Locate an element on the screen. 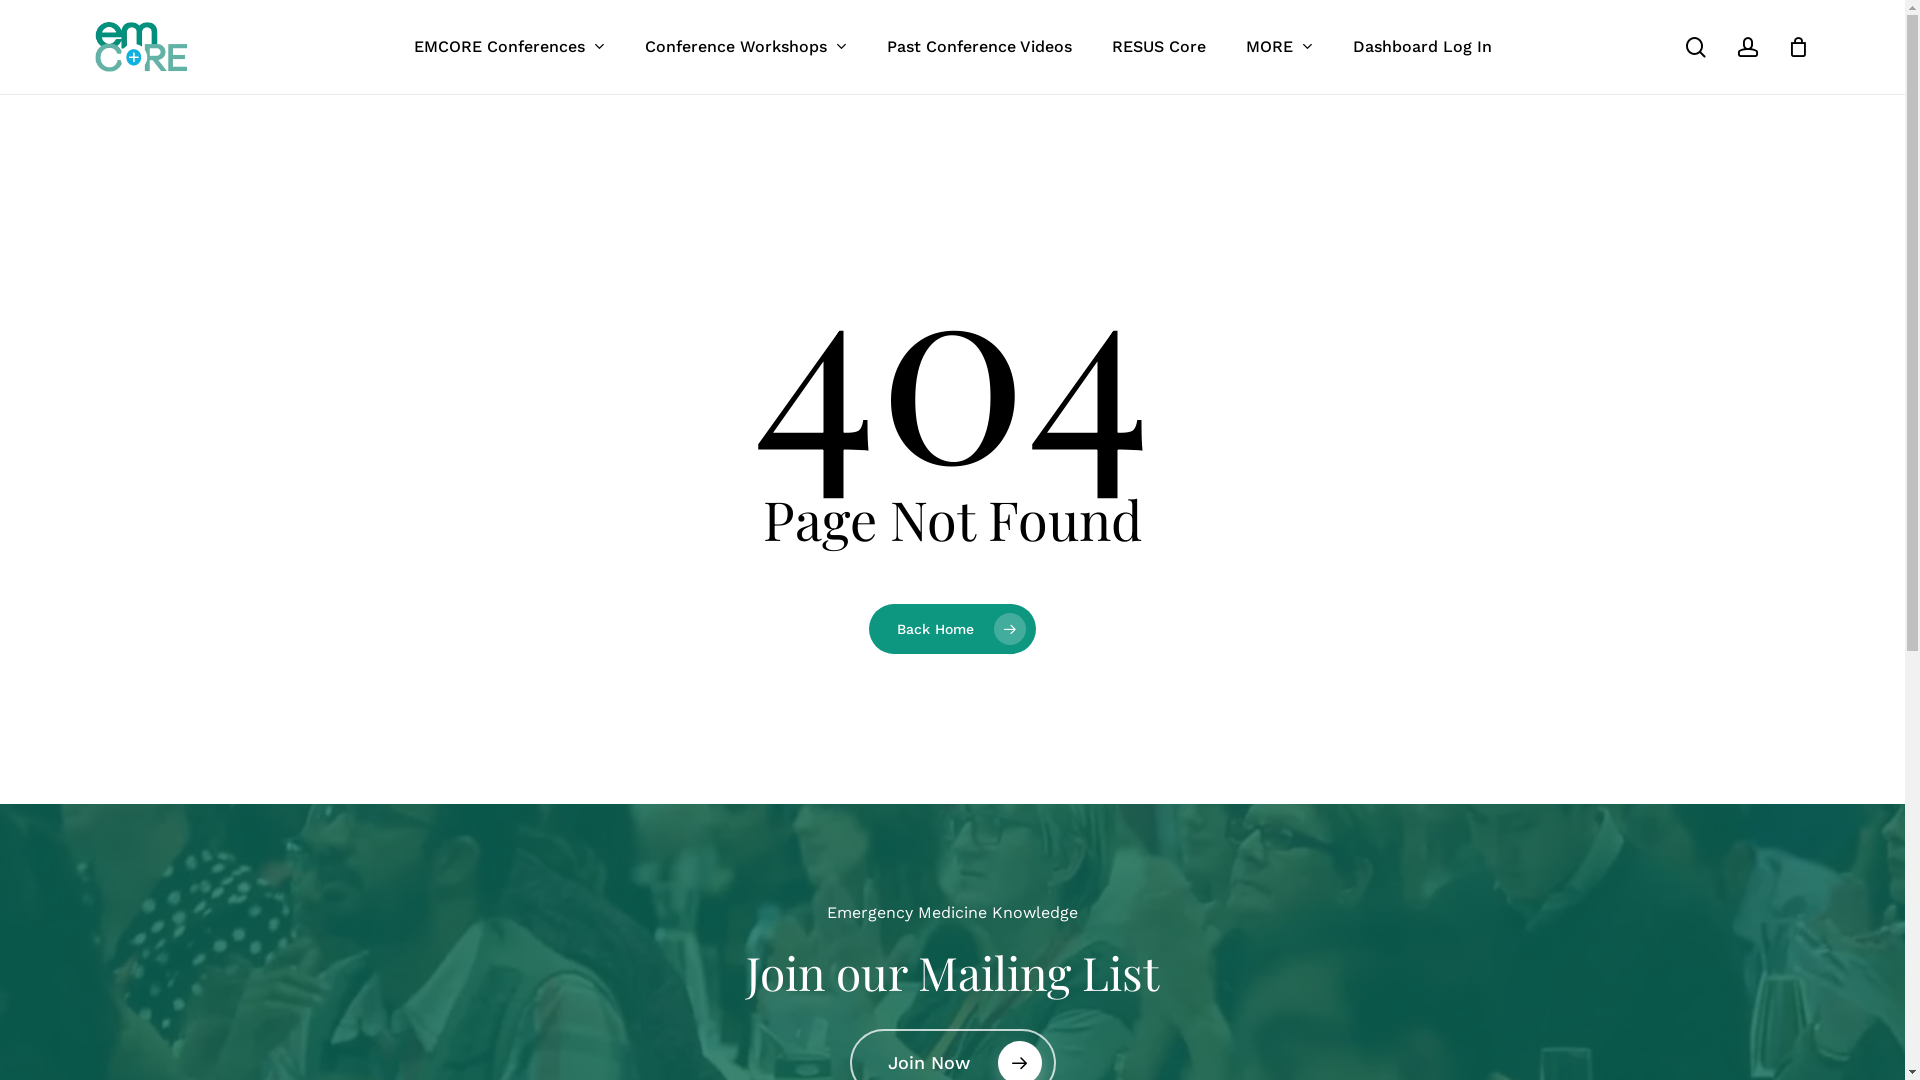 The height and width of the screenshot is (1080, 1920). 'EMCORE Conferences' is located at coordinates (509, 45).